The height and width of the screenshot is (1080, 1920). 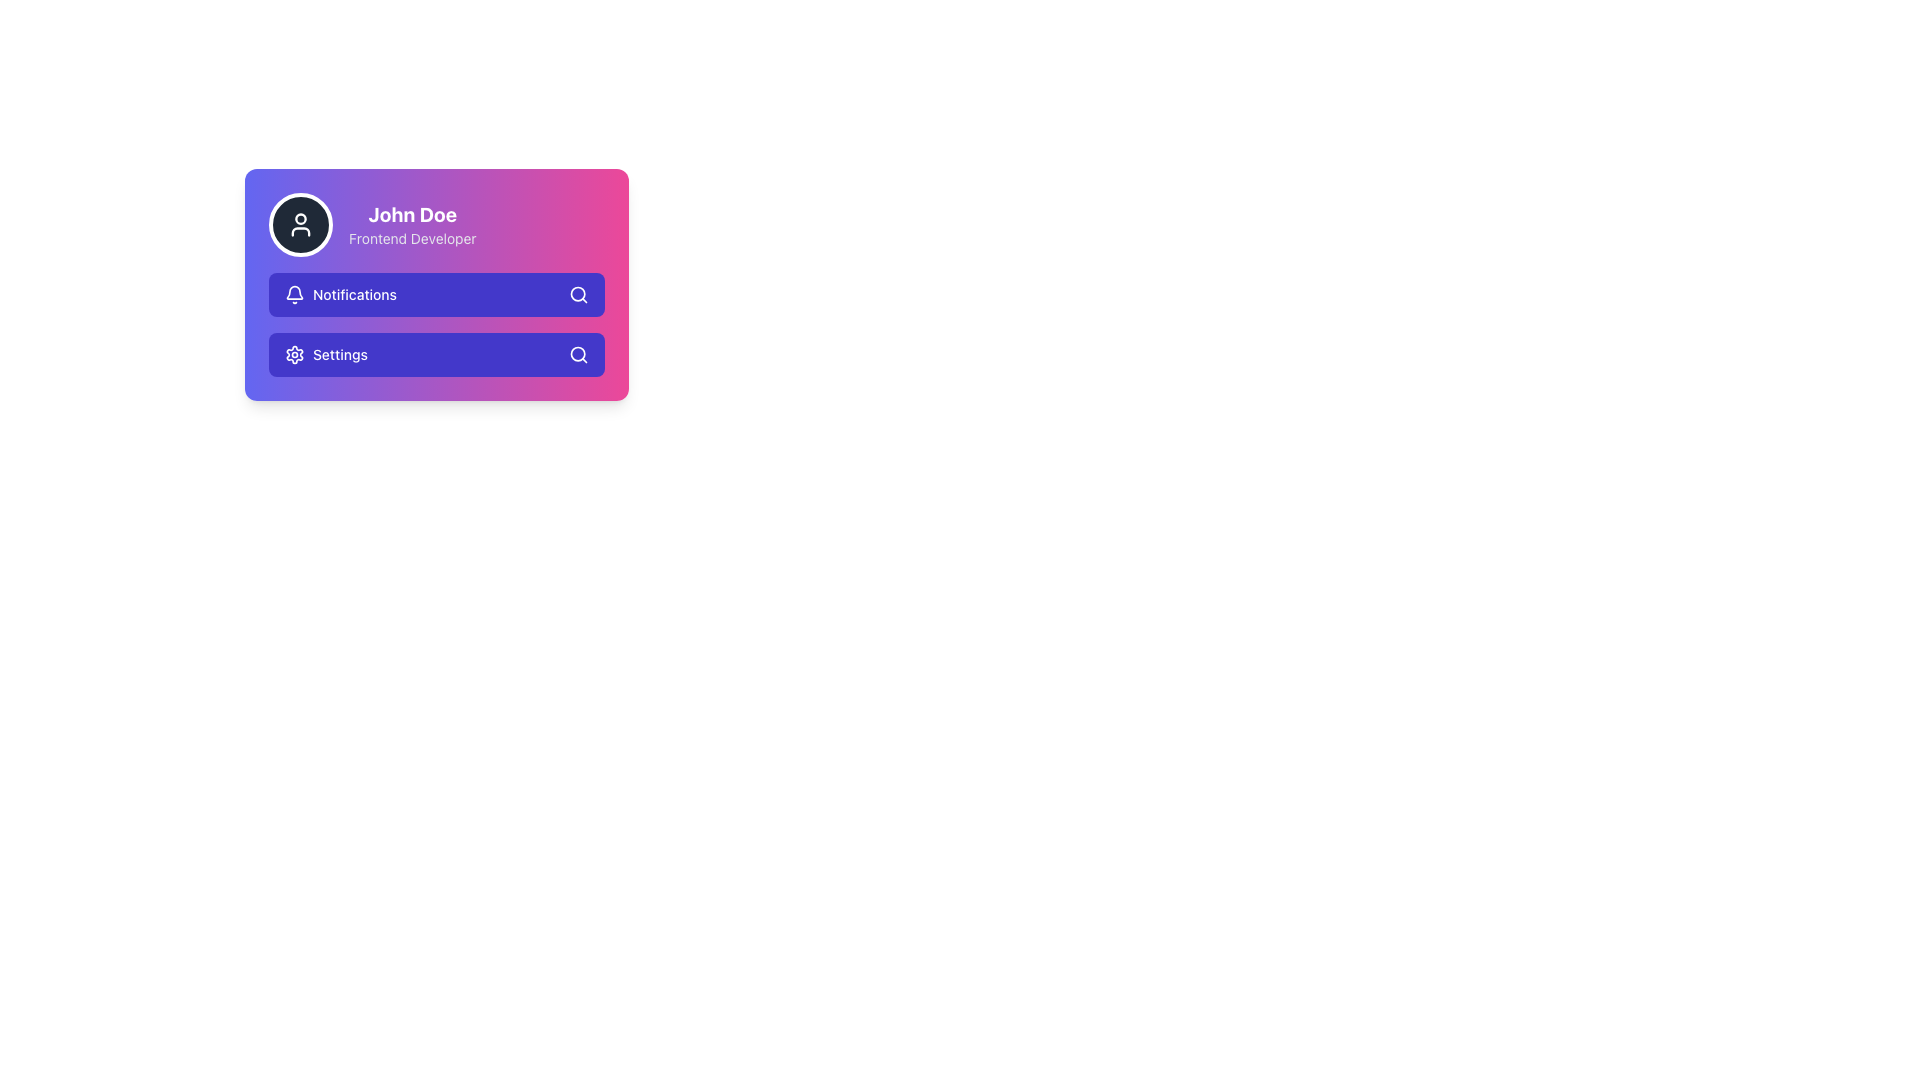 What do you see at coordinates (340, 294) in the screenshot?
I see `the 'Notifications' button which is a purple button with rounded corners and contains the word 'Notifications' and a bell icon` at bounding box center [340, 294].